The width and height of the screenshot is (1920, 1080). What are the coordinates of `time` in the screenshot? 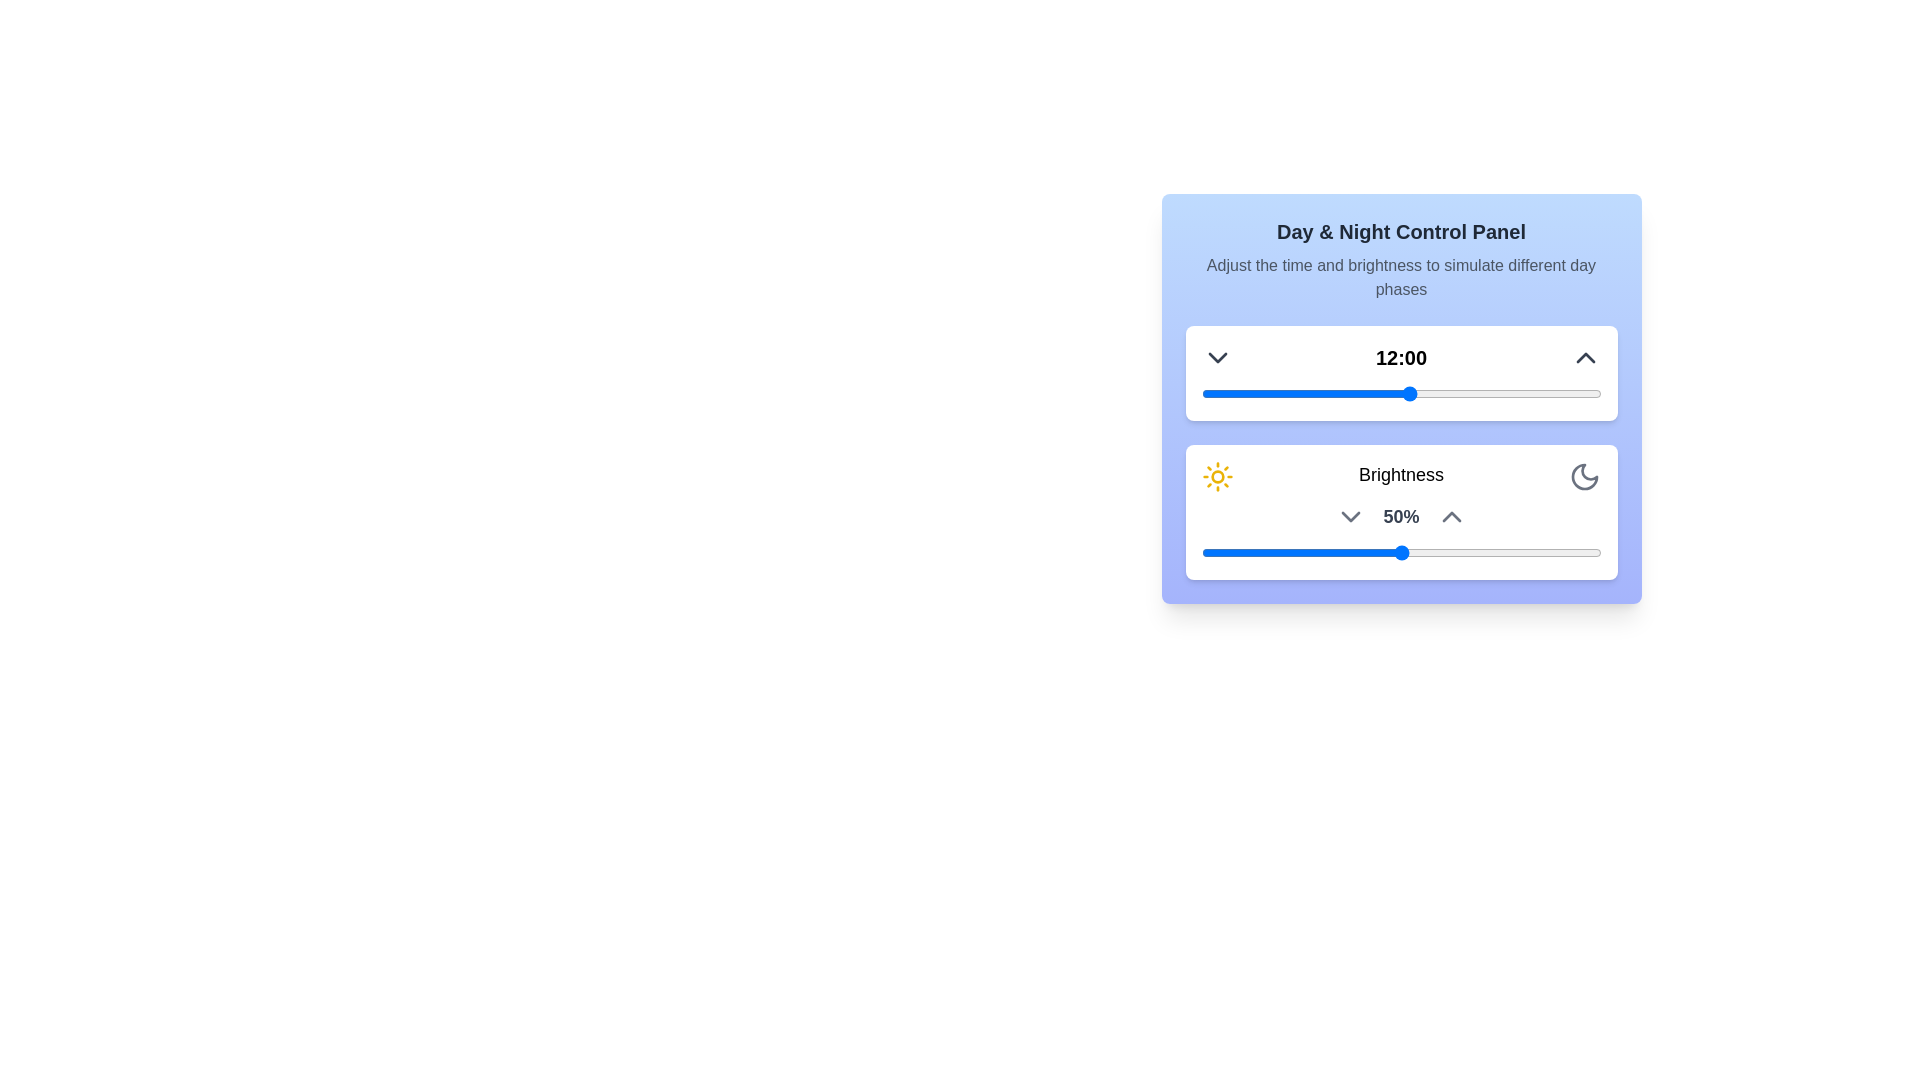 It's located at (1270, 393).